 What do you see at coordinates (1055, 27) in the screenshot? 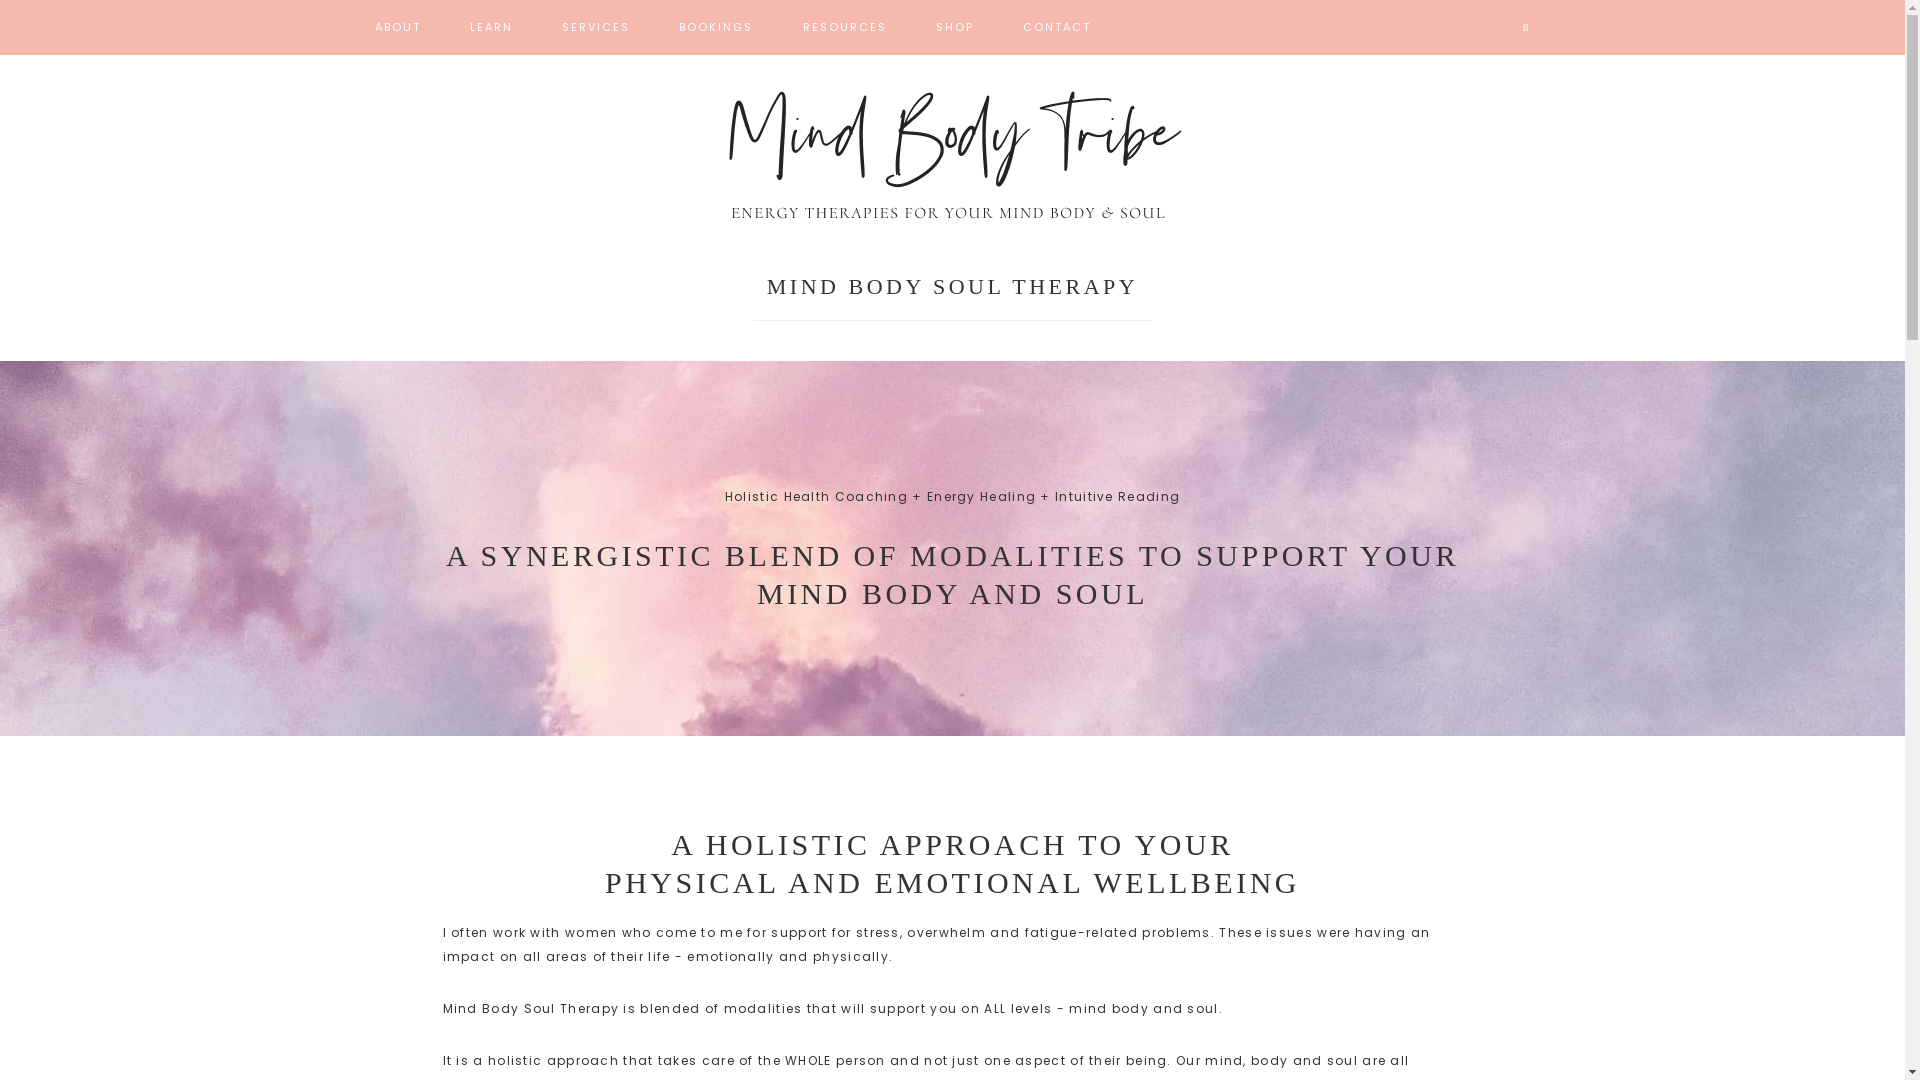
I see `'CONTACT'` at bounding box center [1055, 27].